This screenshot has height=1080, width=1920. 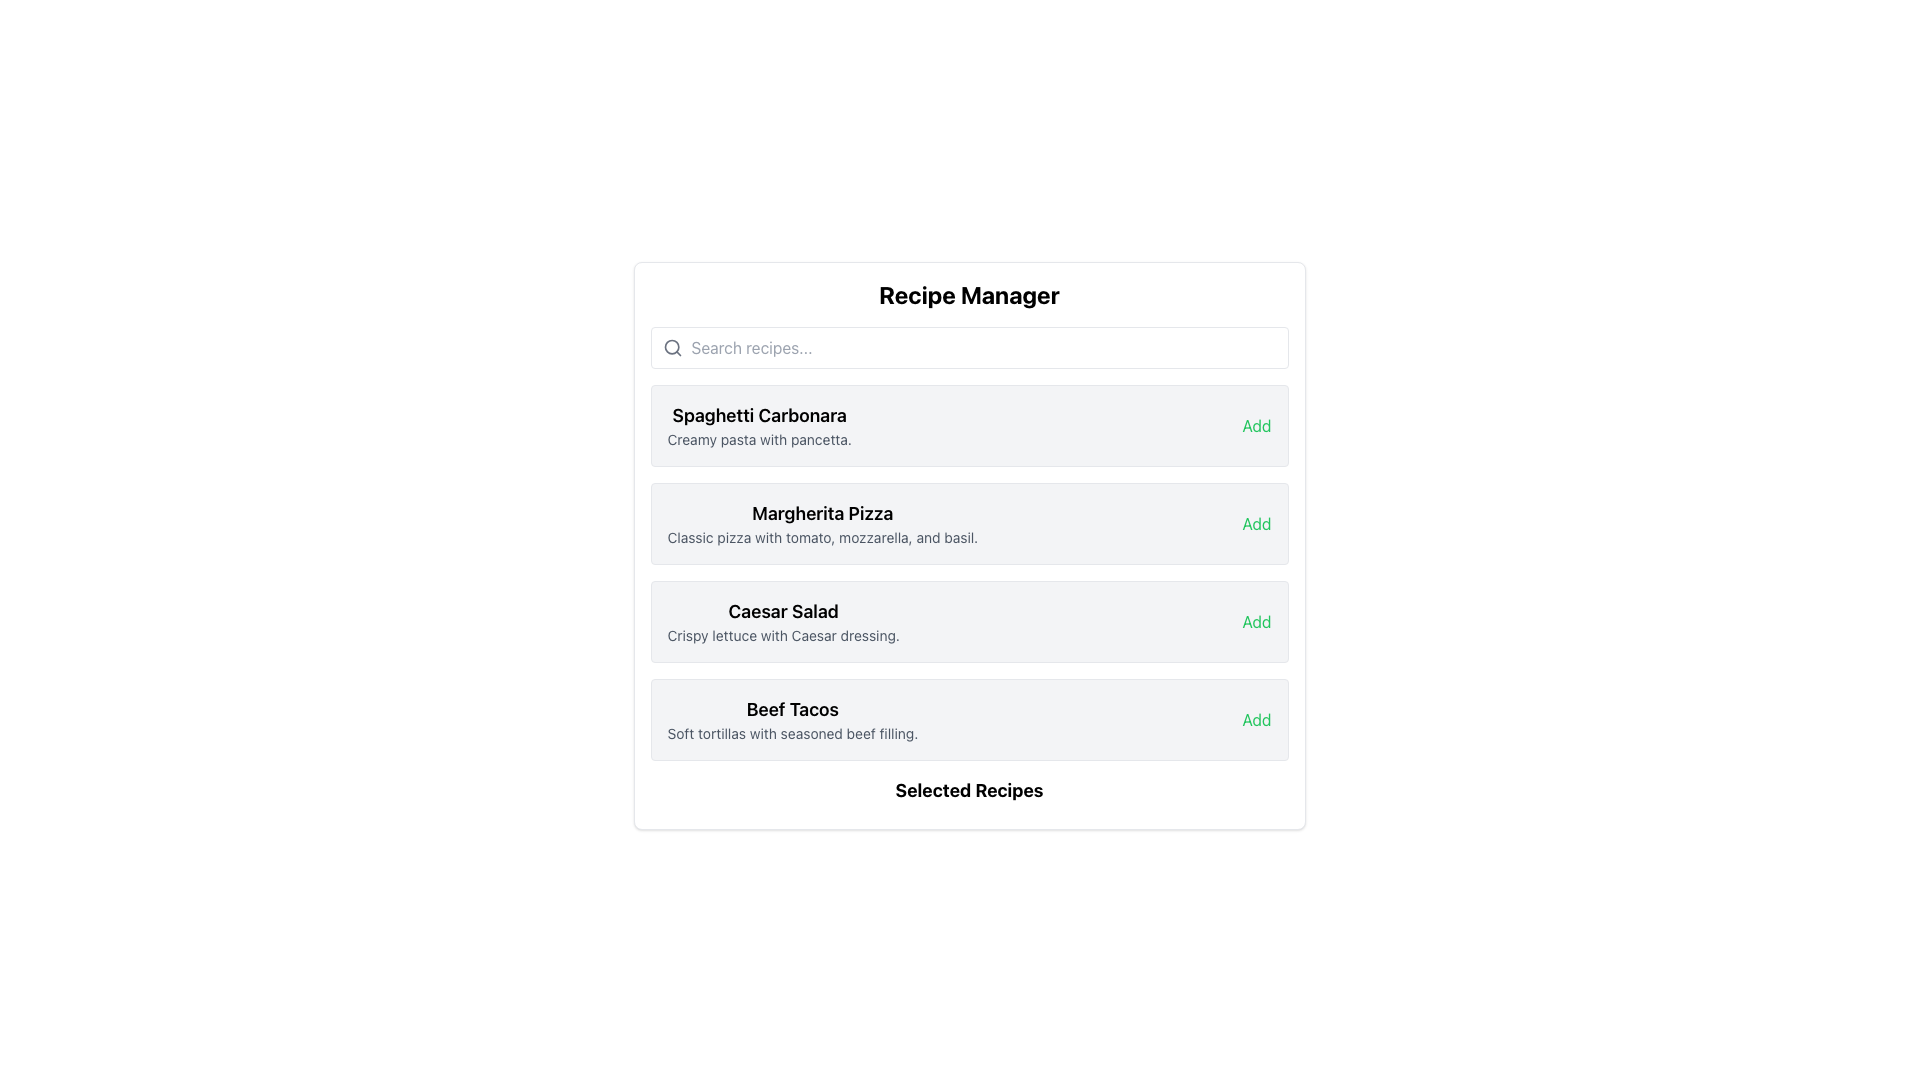 I want to click on the 'Add' button with green text, located to the right of the dish description 'Spaghetti Carbonara', so click(x=1256, y=424).